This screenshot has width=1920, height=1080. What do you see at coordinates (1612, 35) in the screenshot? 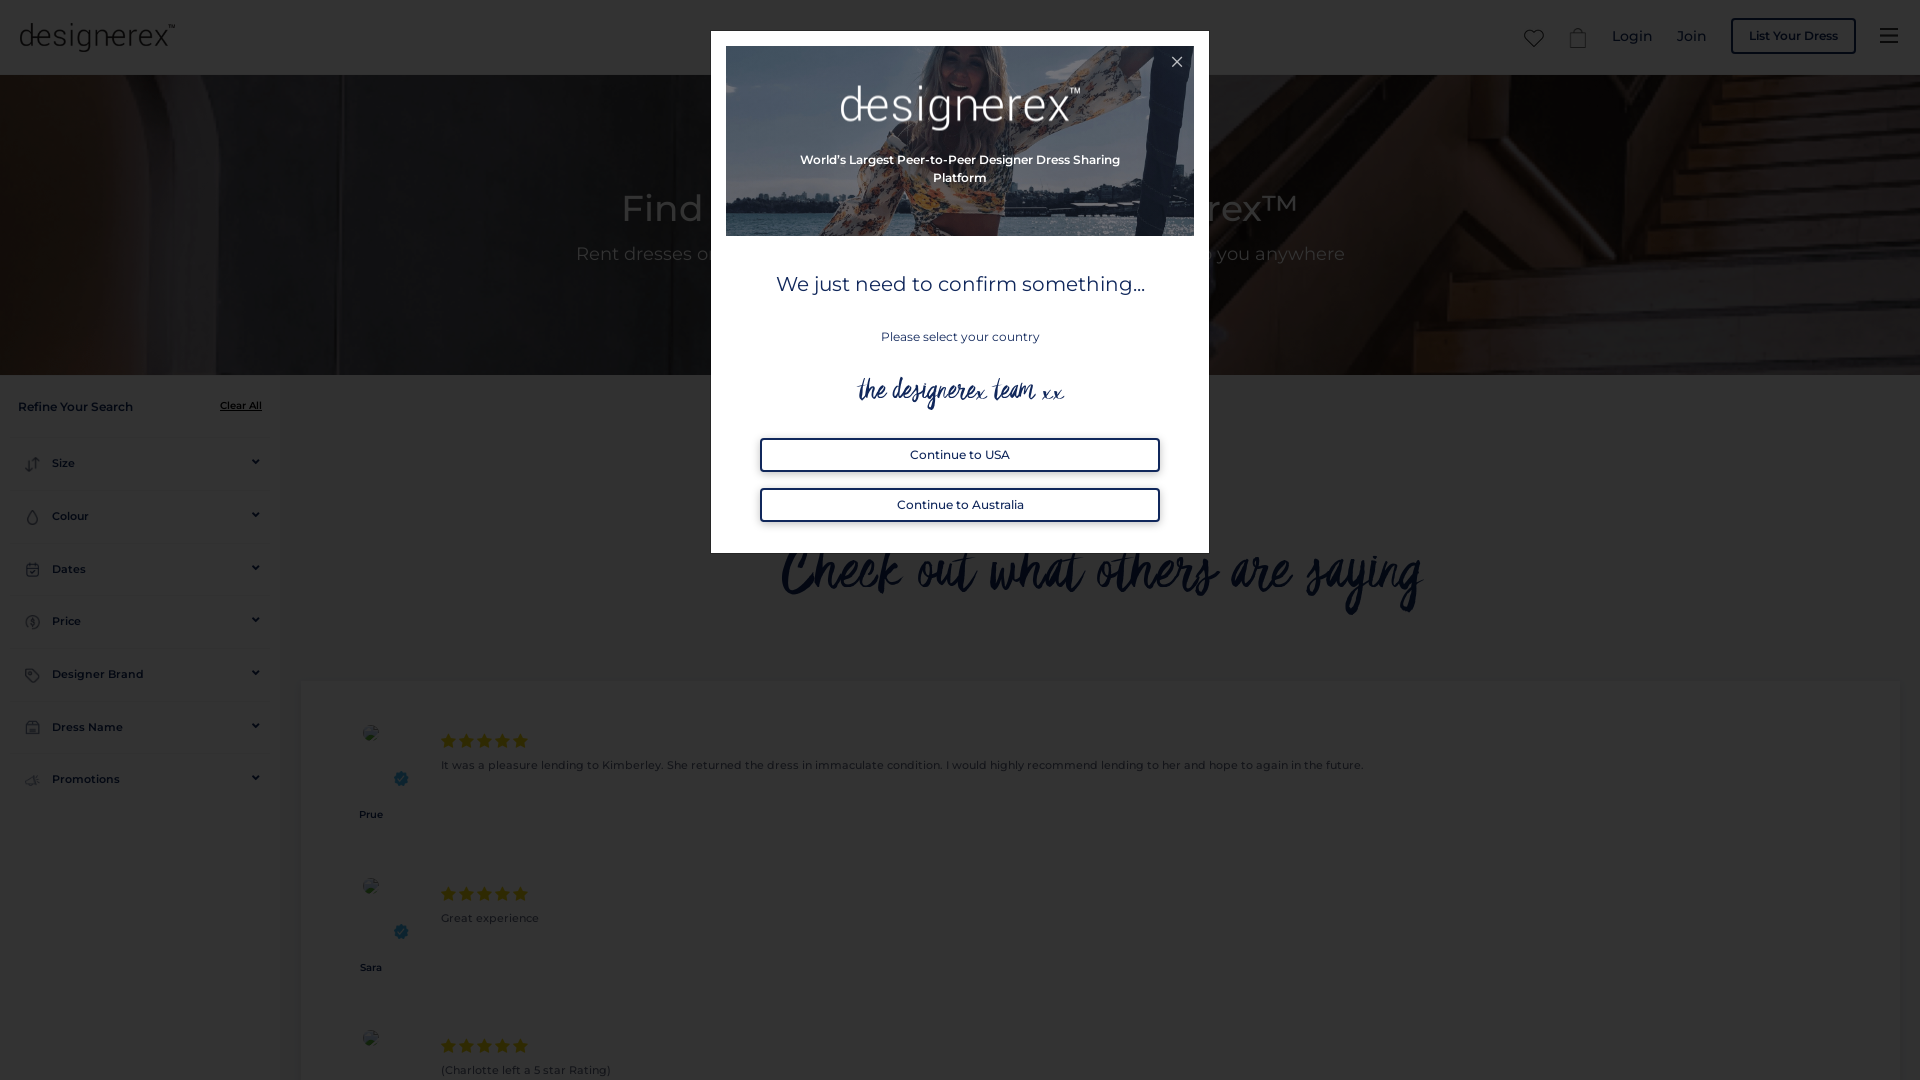
I see `'Login'` at bounding box center [1612, 35].